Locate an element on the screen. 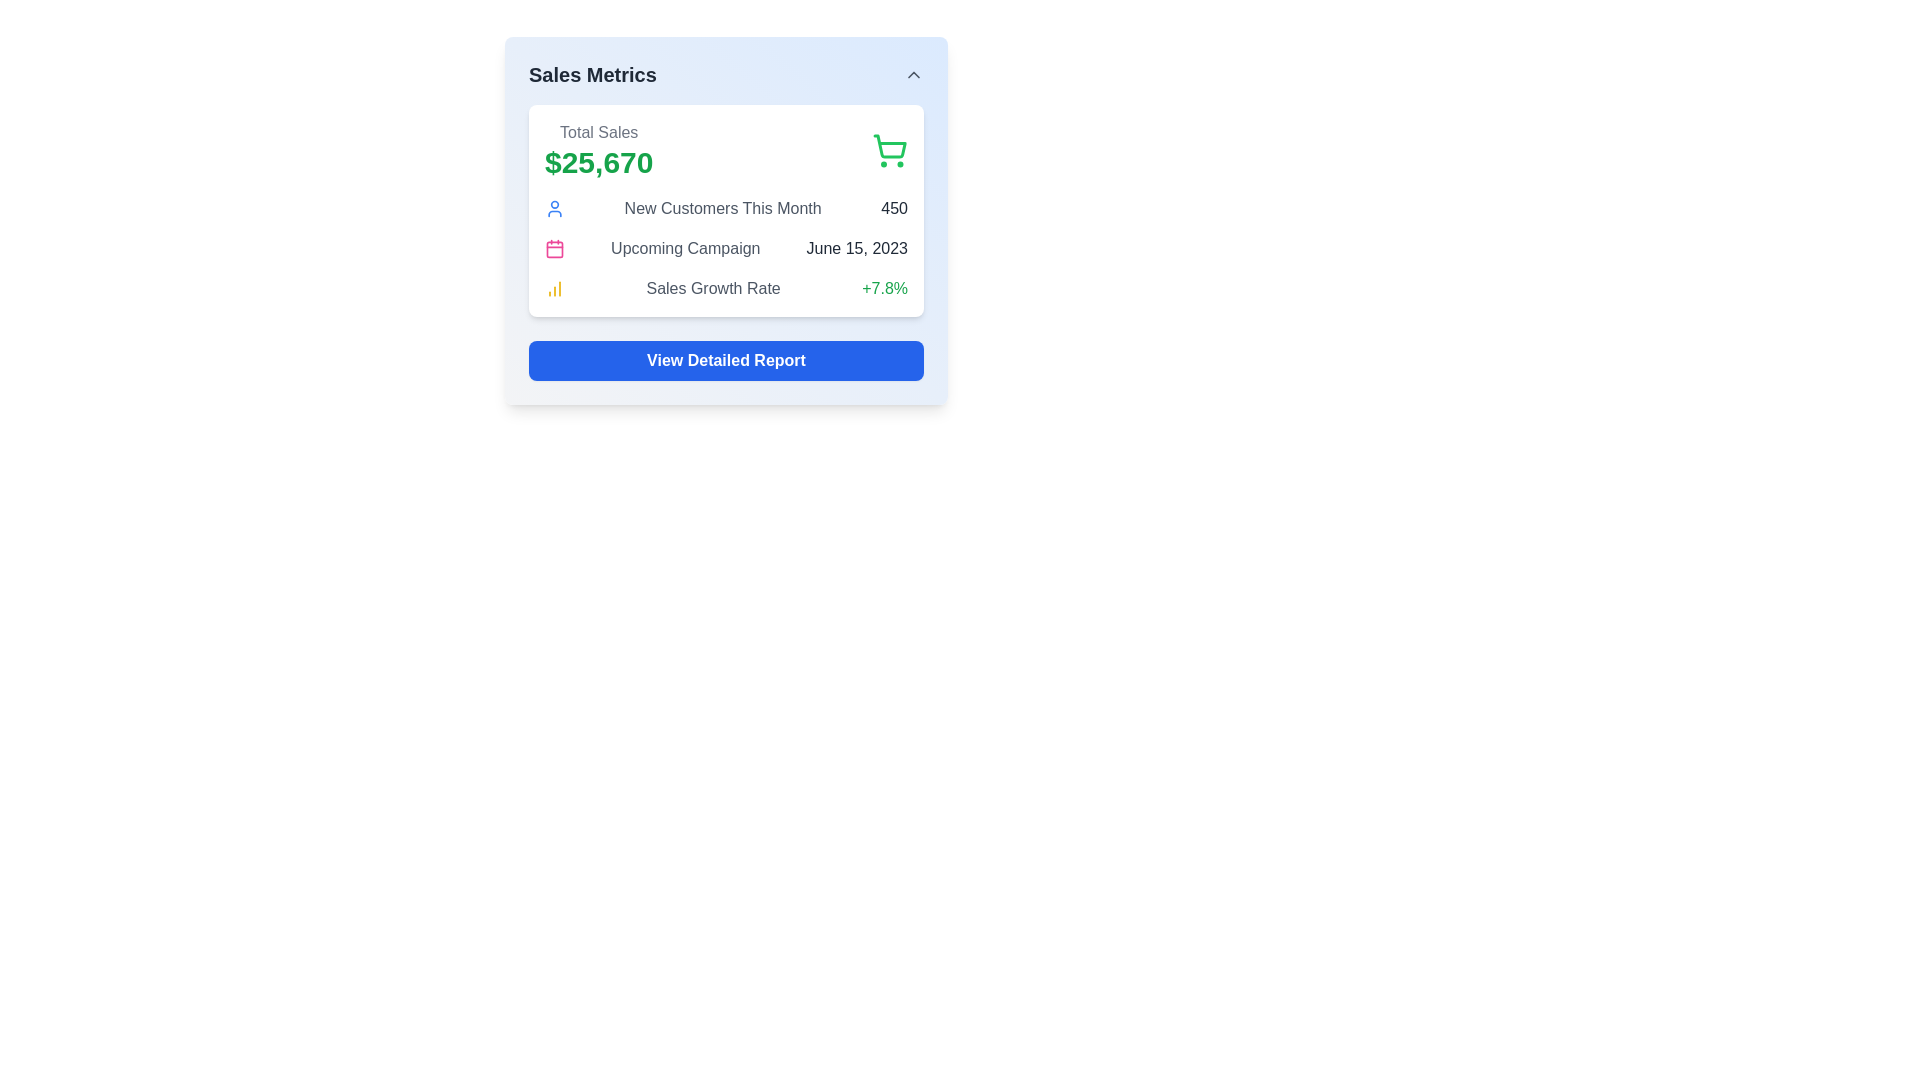  the user profile SVG icon, which is styled in blue and located to the left of the text 'New Customers This Month' is located at coordinates (555, 208).